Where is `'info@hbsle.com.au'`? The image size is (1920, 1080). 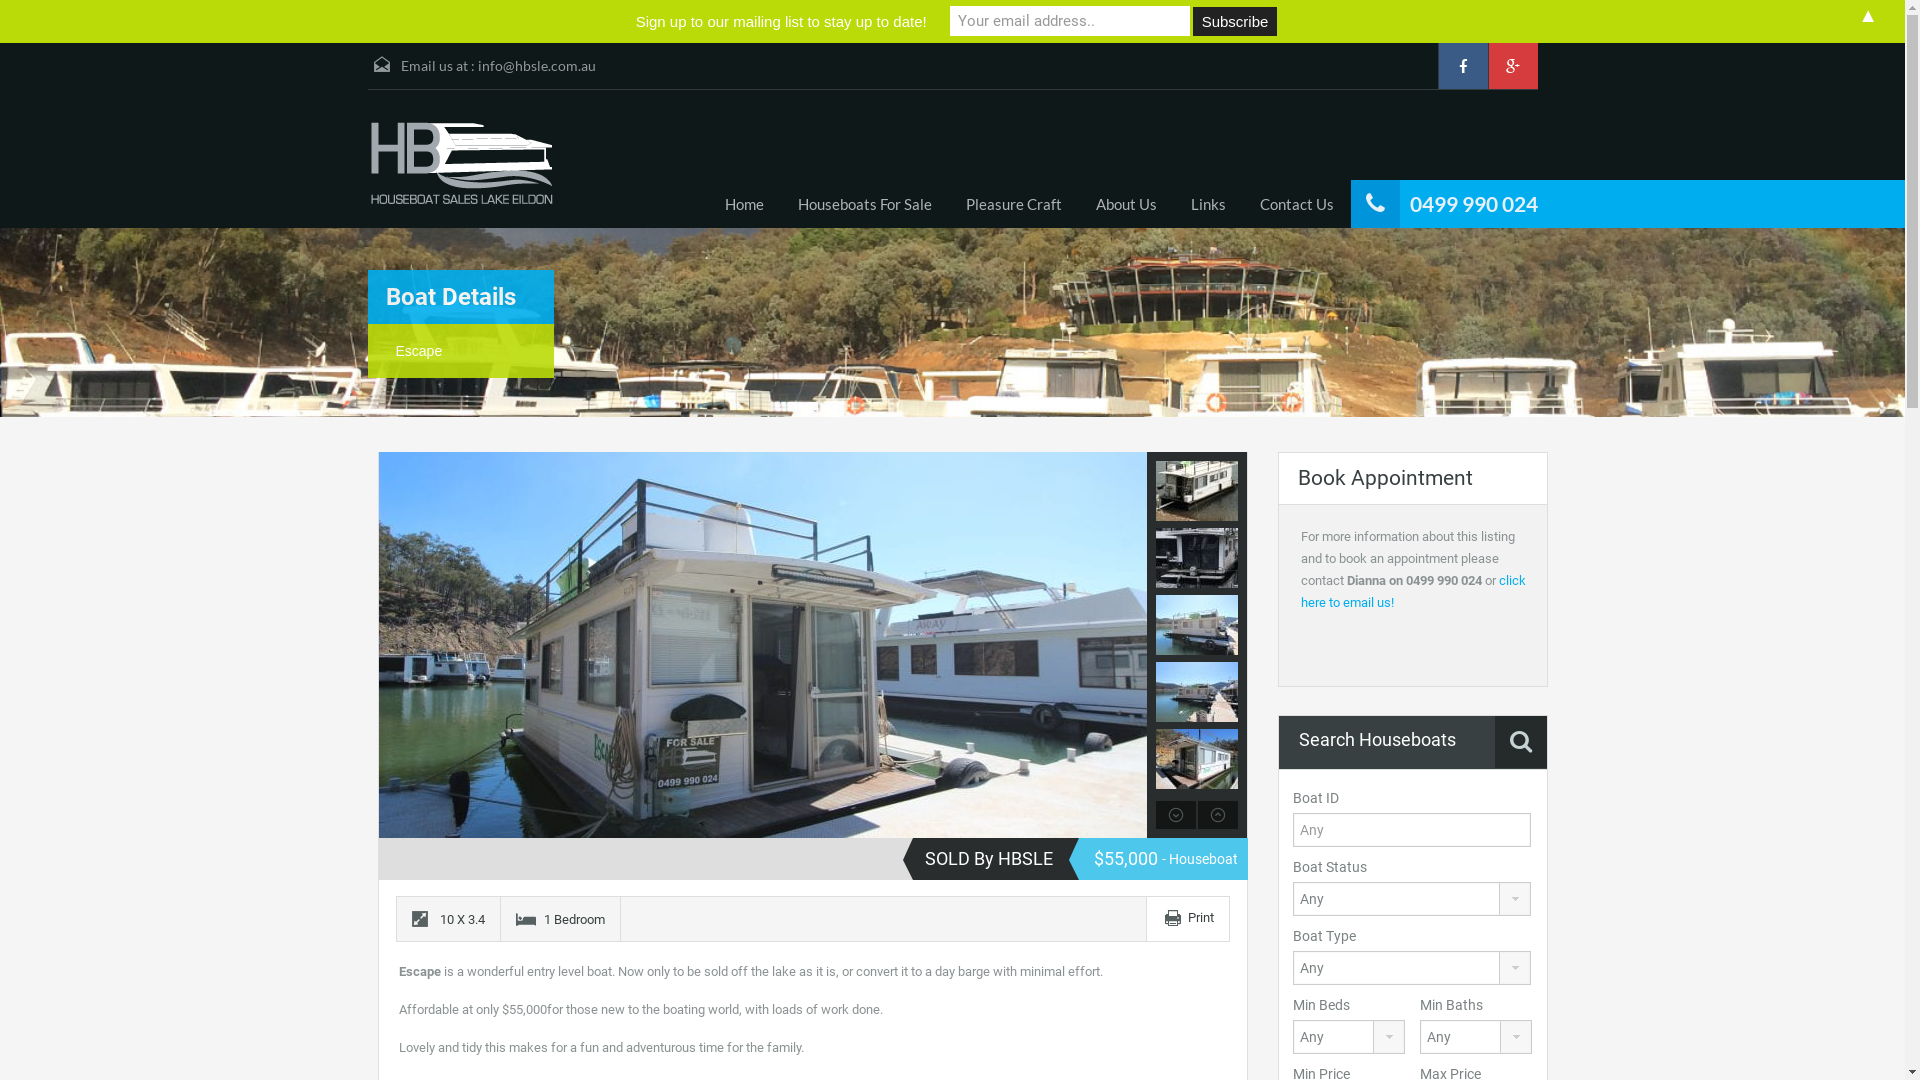
'info@hbsle.com.au' is located at coordinates (537, 64).